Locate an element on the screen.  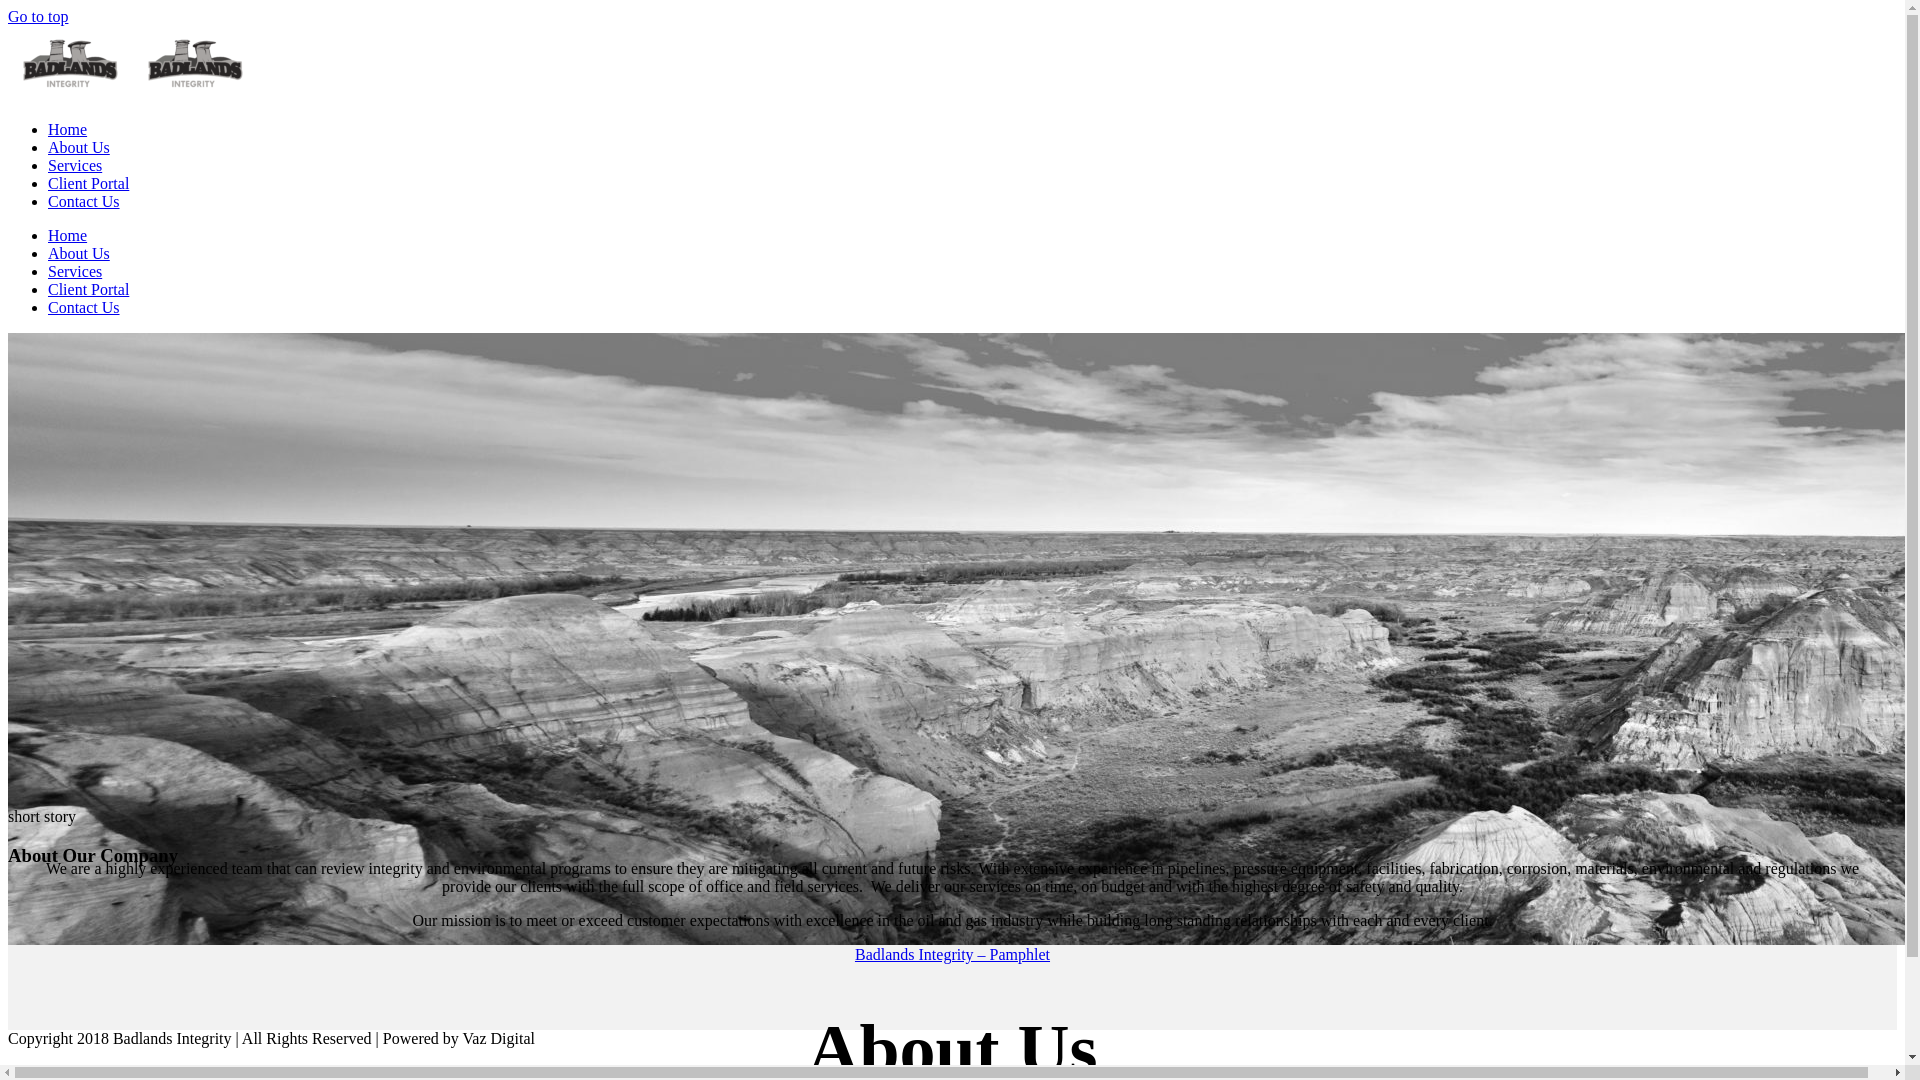
'Client Portal' is located at coordinates (87, 289).